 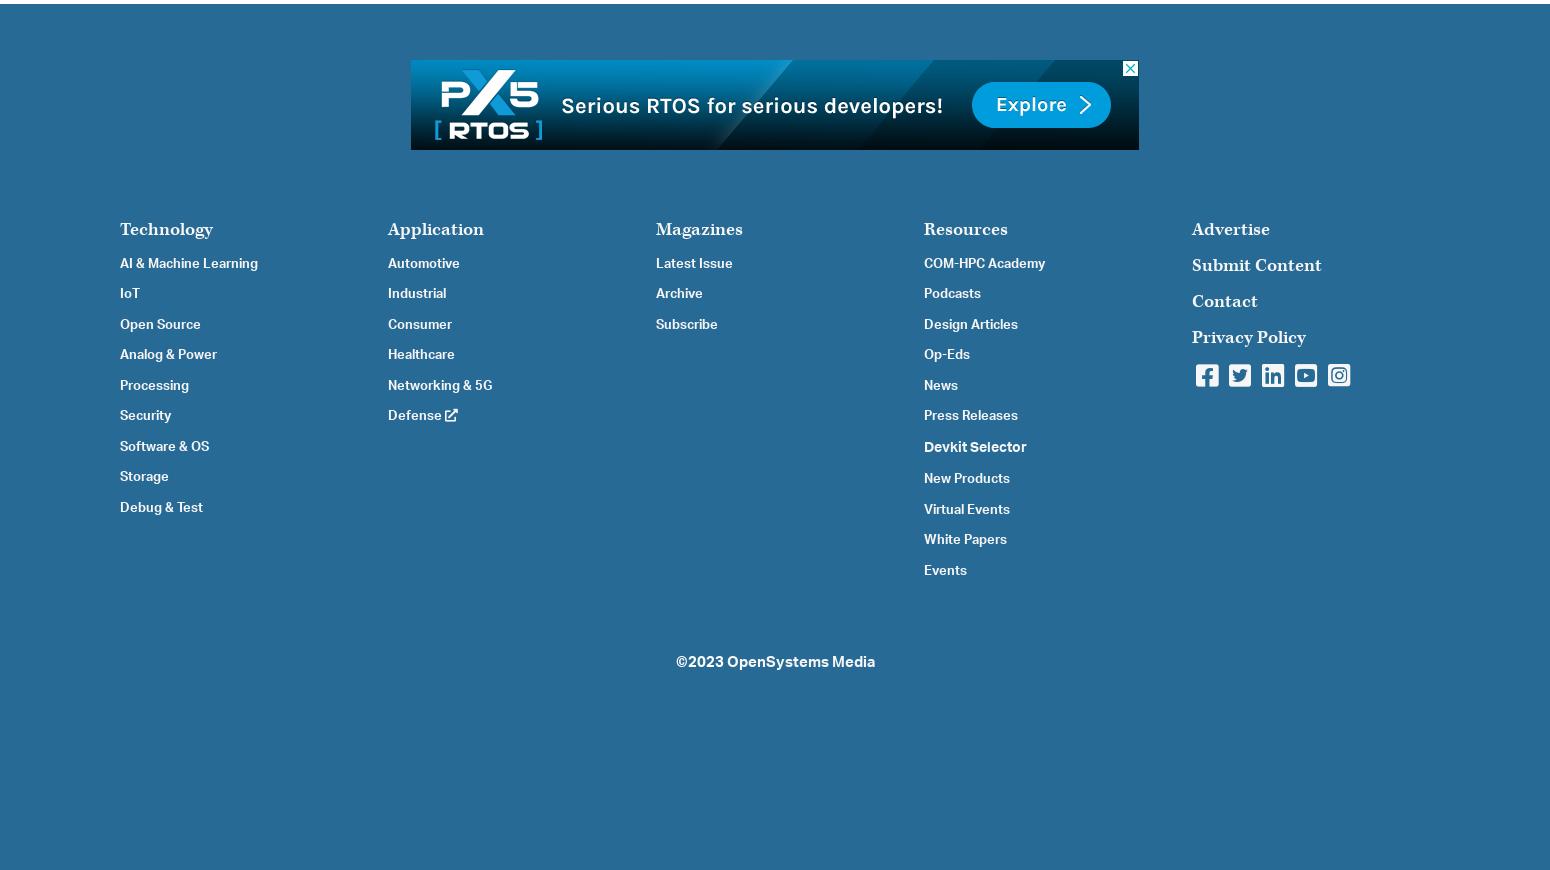 I want to click on 'Podcasts', so click(x=951, y=293).